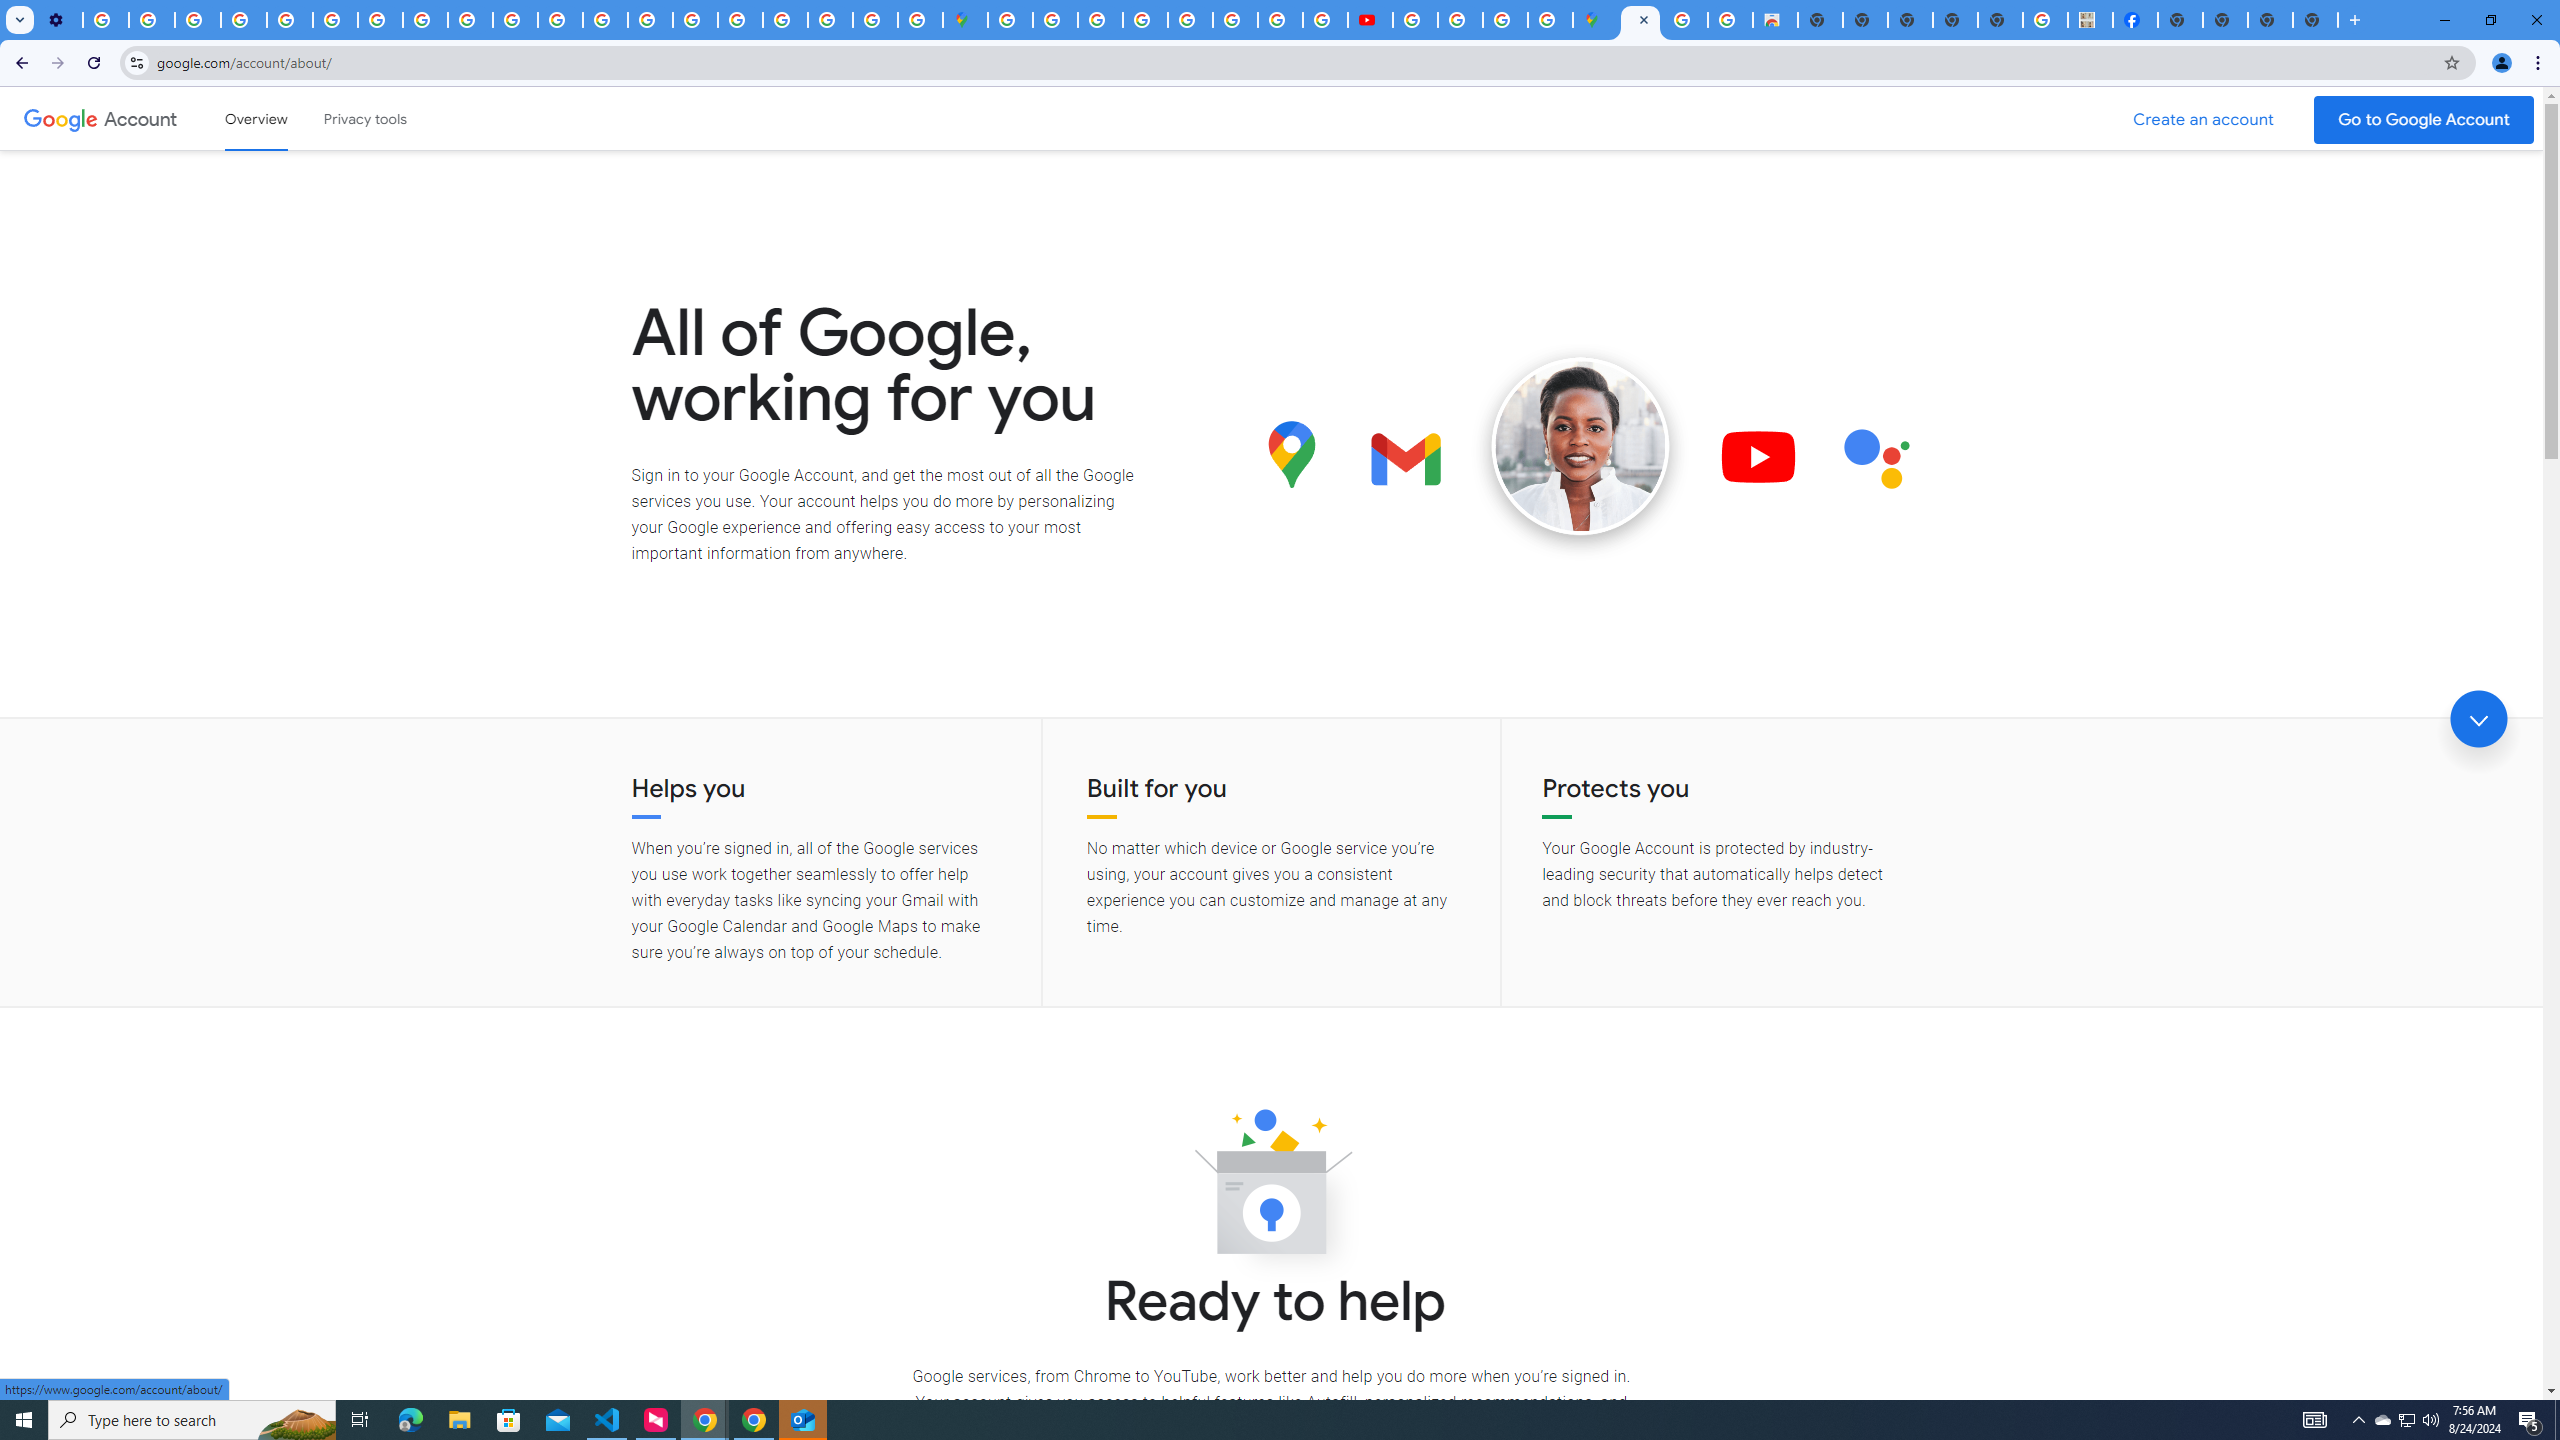 This screenshot has width=2560, height=1440. Describe the element at coordinates (1271, 1187) in the screenshot. I see `'Ready to help'` at that location.